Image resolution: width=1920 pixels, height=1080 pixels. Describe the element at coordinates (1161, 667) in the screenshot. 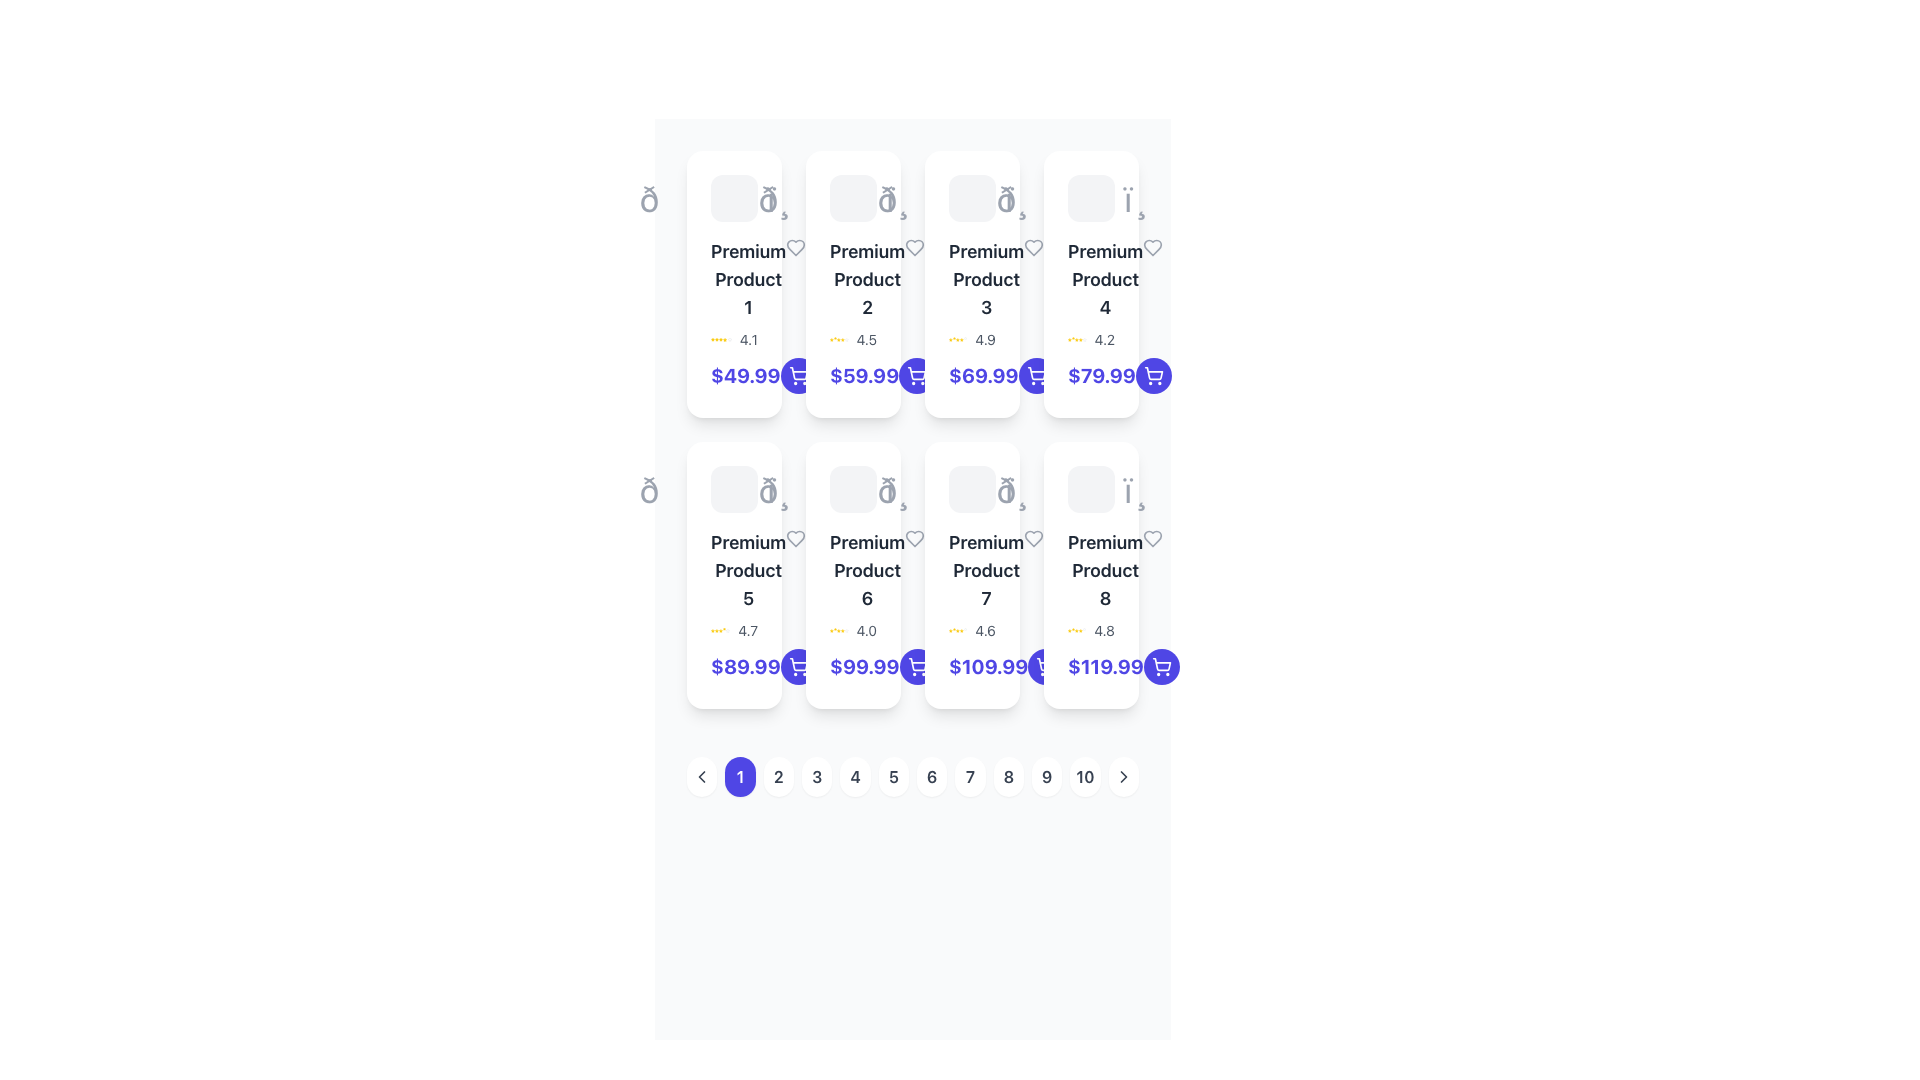

I see `the shopping cart icon located at the bottom right corner of the eighth product card in the grid` at that location.